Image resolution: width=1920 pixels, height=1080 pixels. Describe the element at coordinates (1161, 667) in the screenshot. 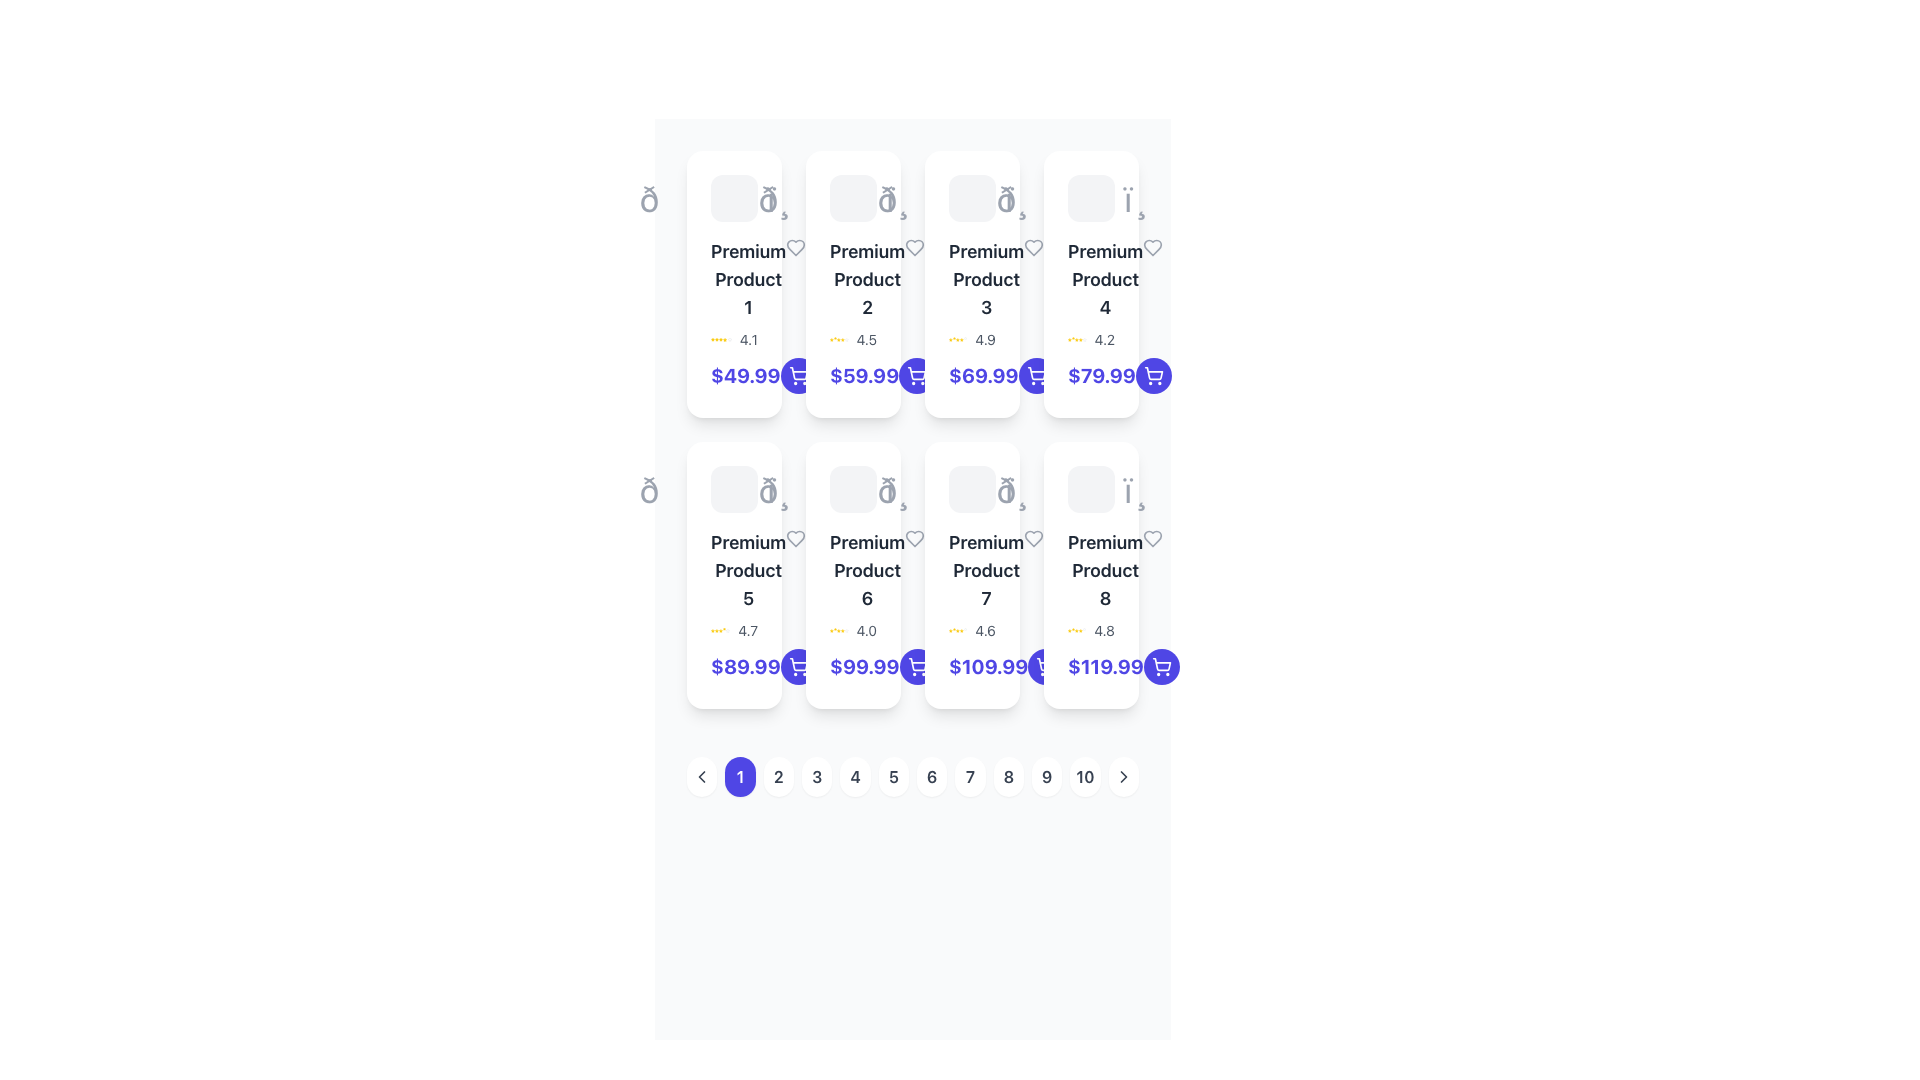

I see `the shopping cart icon located at the bottom right corner of the eighth product card in the grid` at that location.